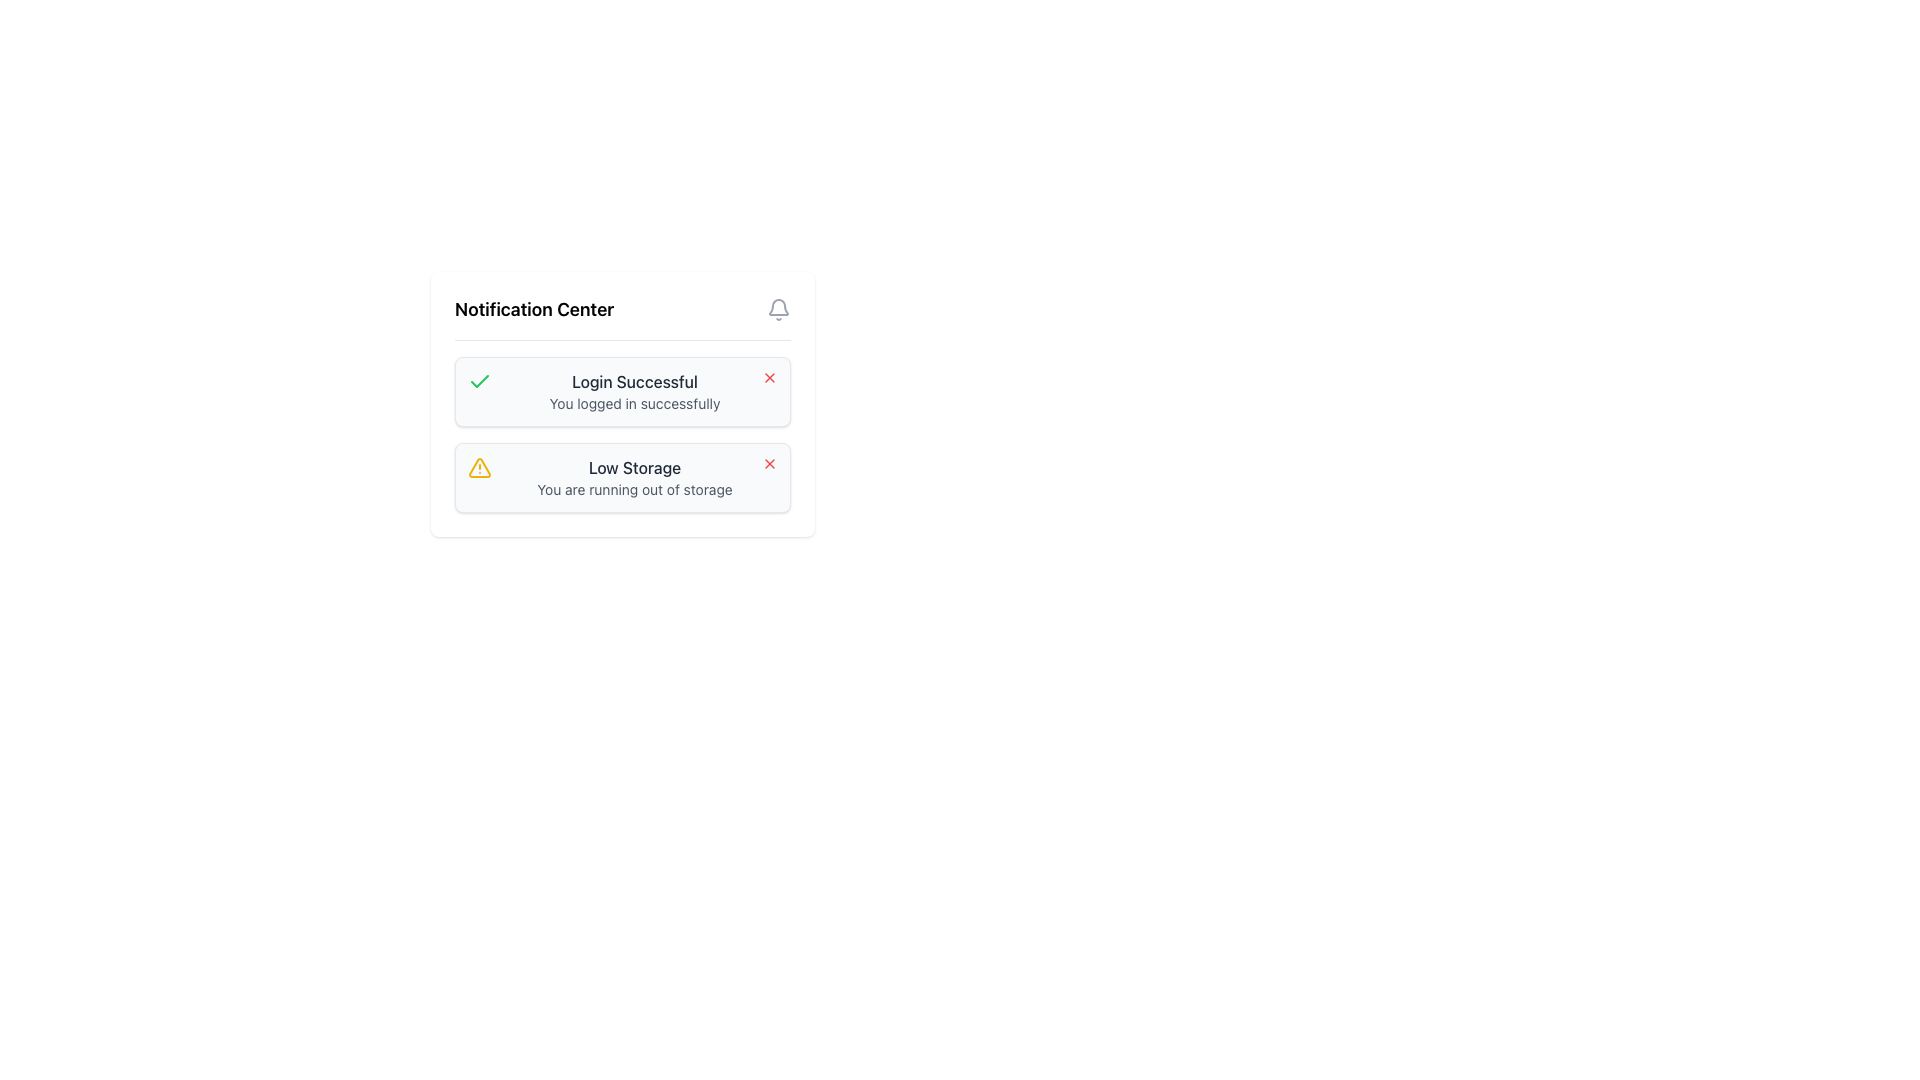  I want to click on the header text label located in the second notification item of the Notification Center, which summarizes the notification, so click(633, 467).